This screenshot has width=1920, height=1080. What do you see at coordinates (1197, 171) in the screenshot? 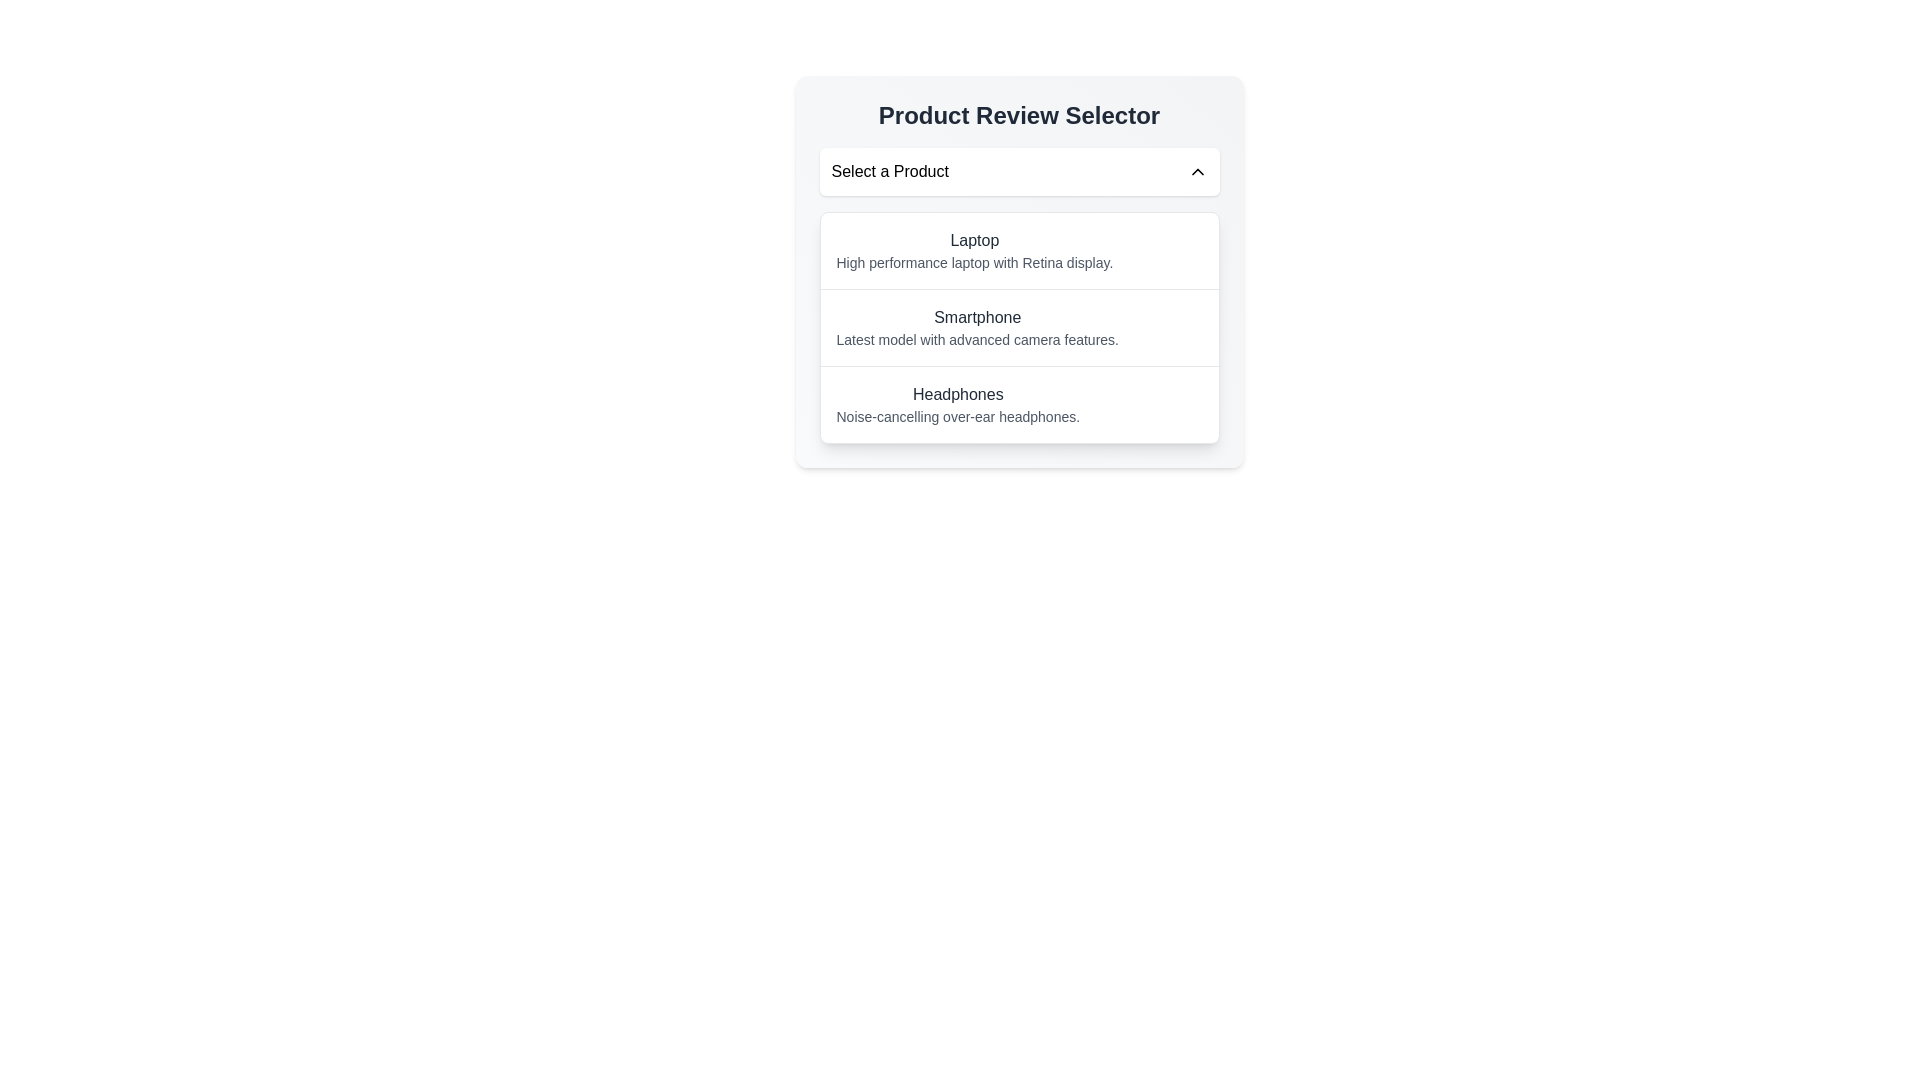
I see `the downward-pointing chevron icon next to the 'Select a Product' text` at bounding box center [1197, 171].